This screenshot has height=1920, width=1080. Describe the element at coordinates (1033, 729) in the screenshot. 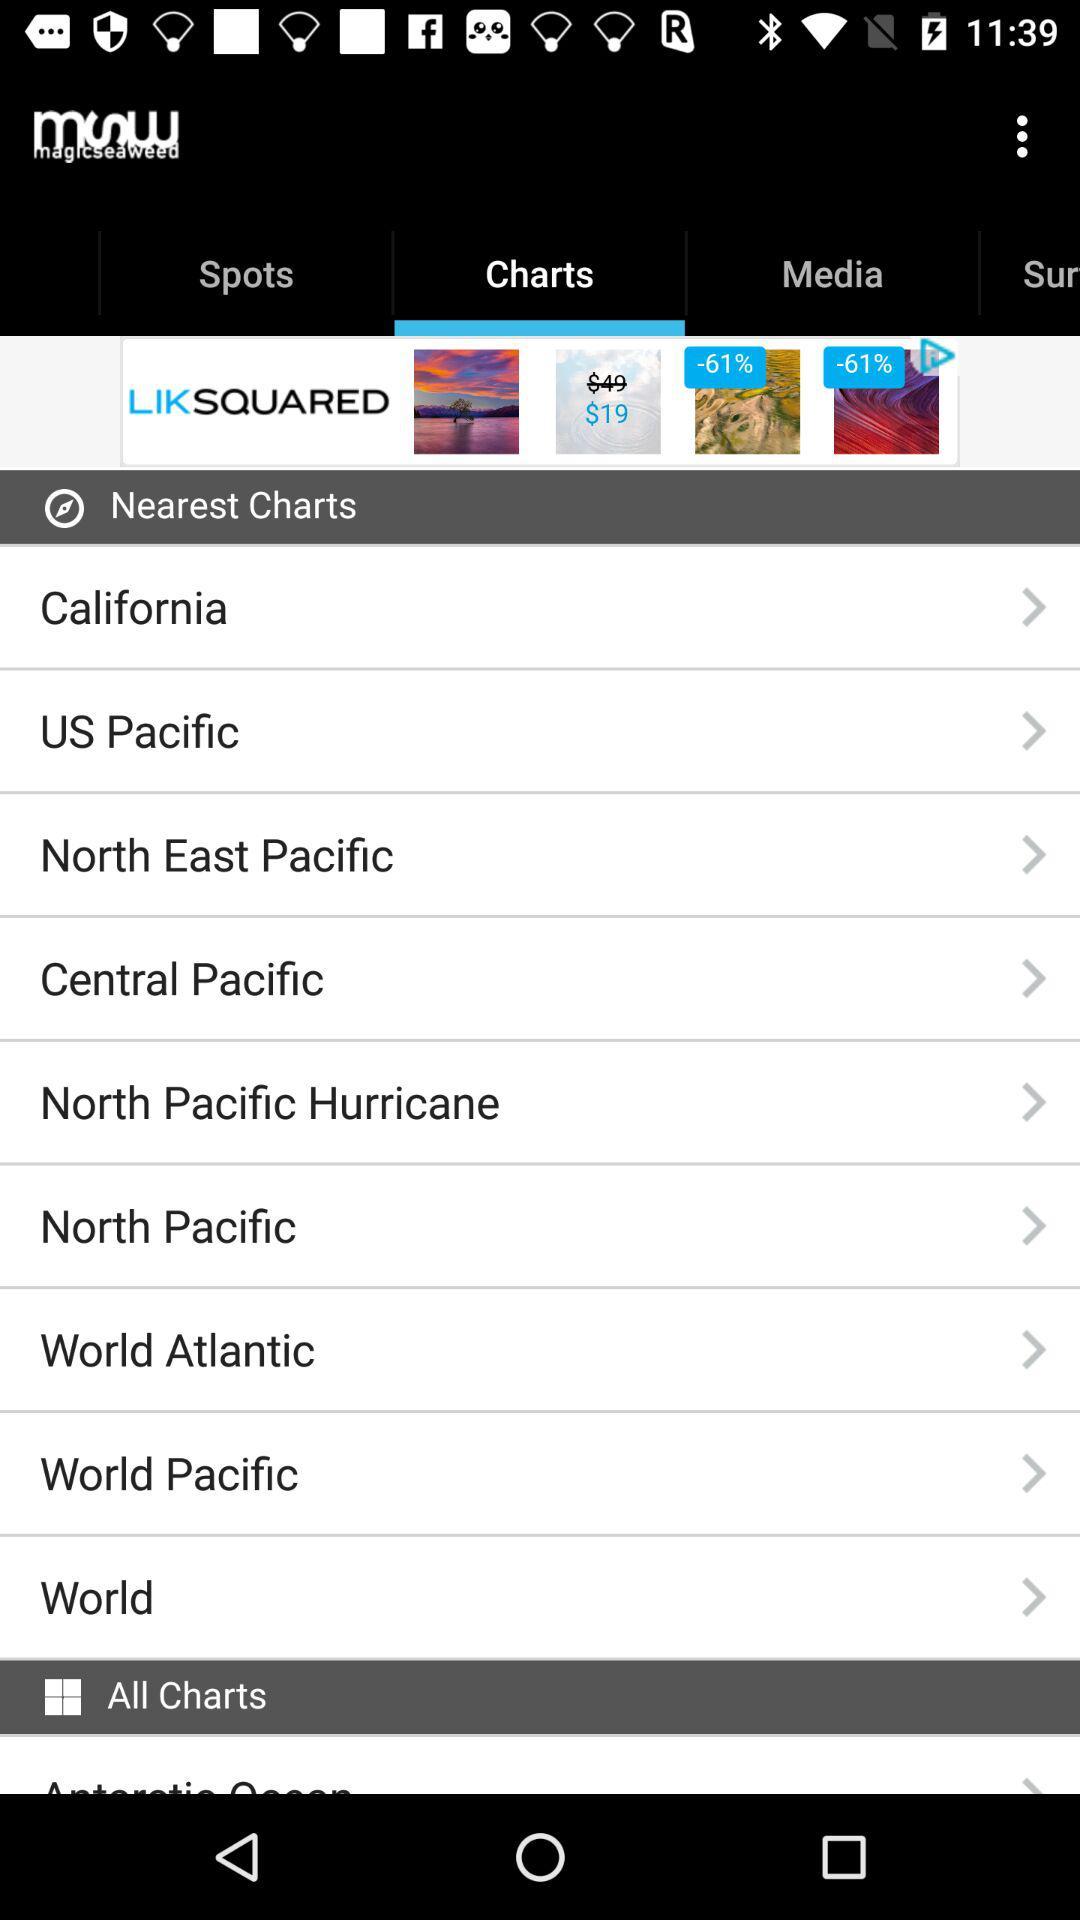

I see `the item next to us pacific icon` at that location.